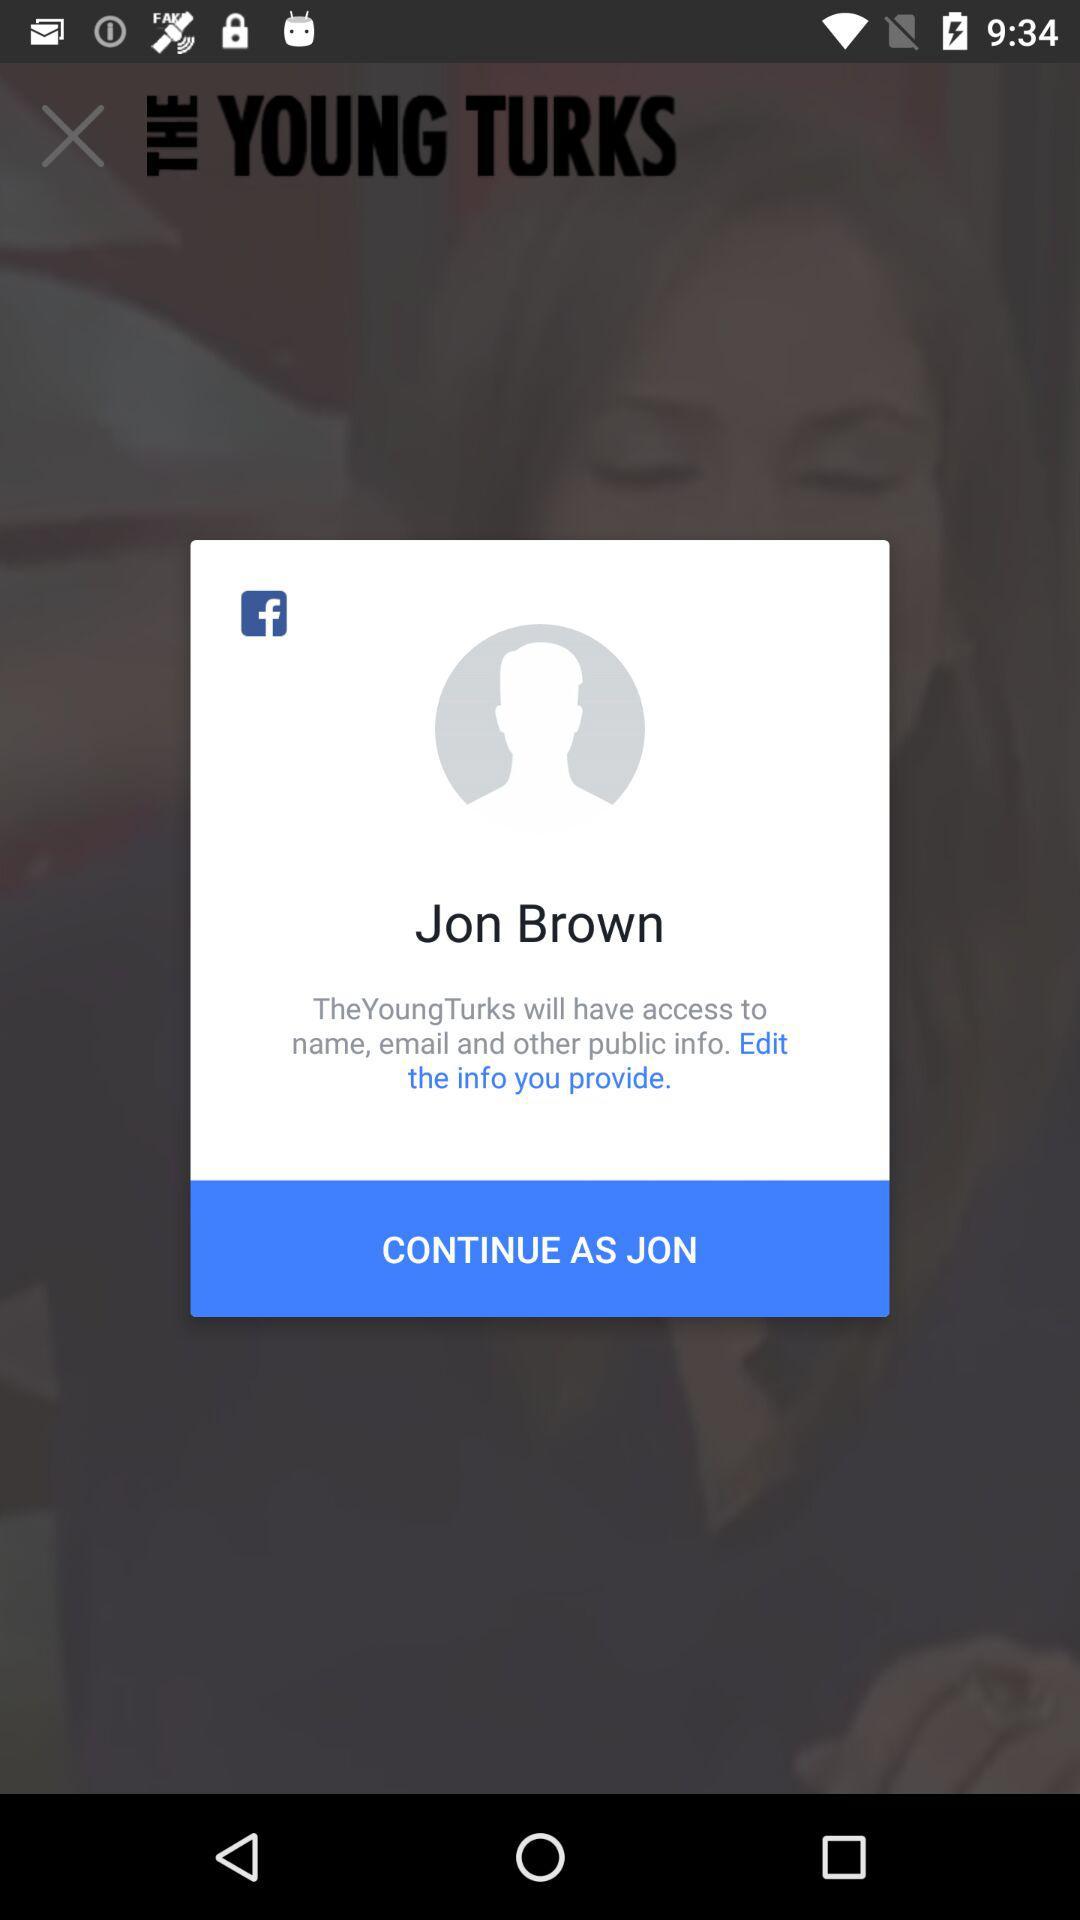 This screenshot has height=1920, width=1080. What do you see at coordinates (540, 1041) in the screenshot?
I see `item above continue as jon item` at bounding box center [540, 1041].